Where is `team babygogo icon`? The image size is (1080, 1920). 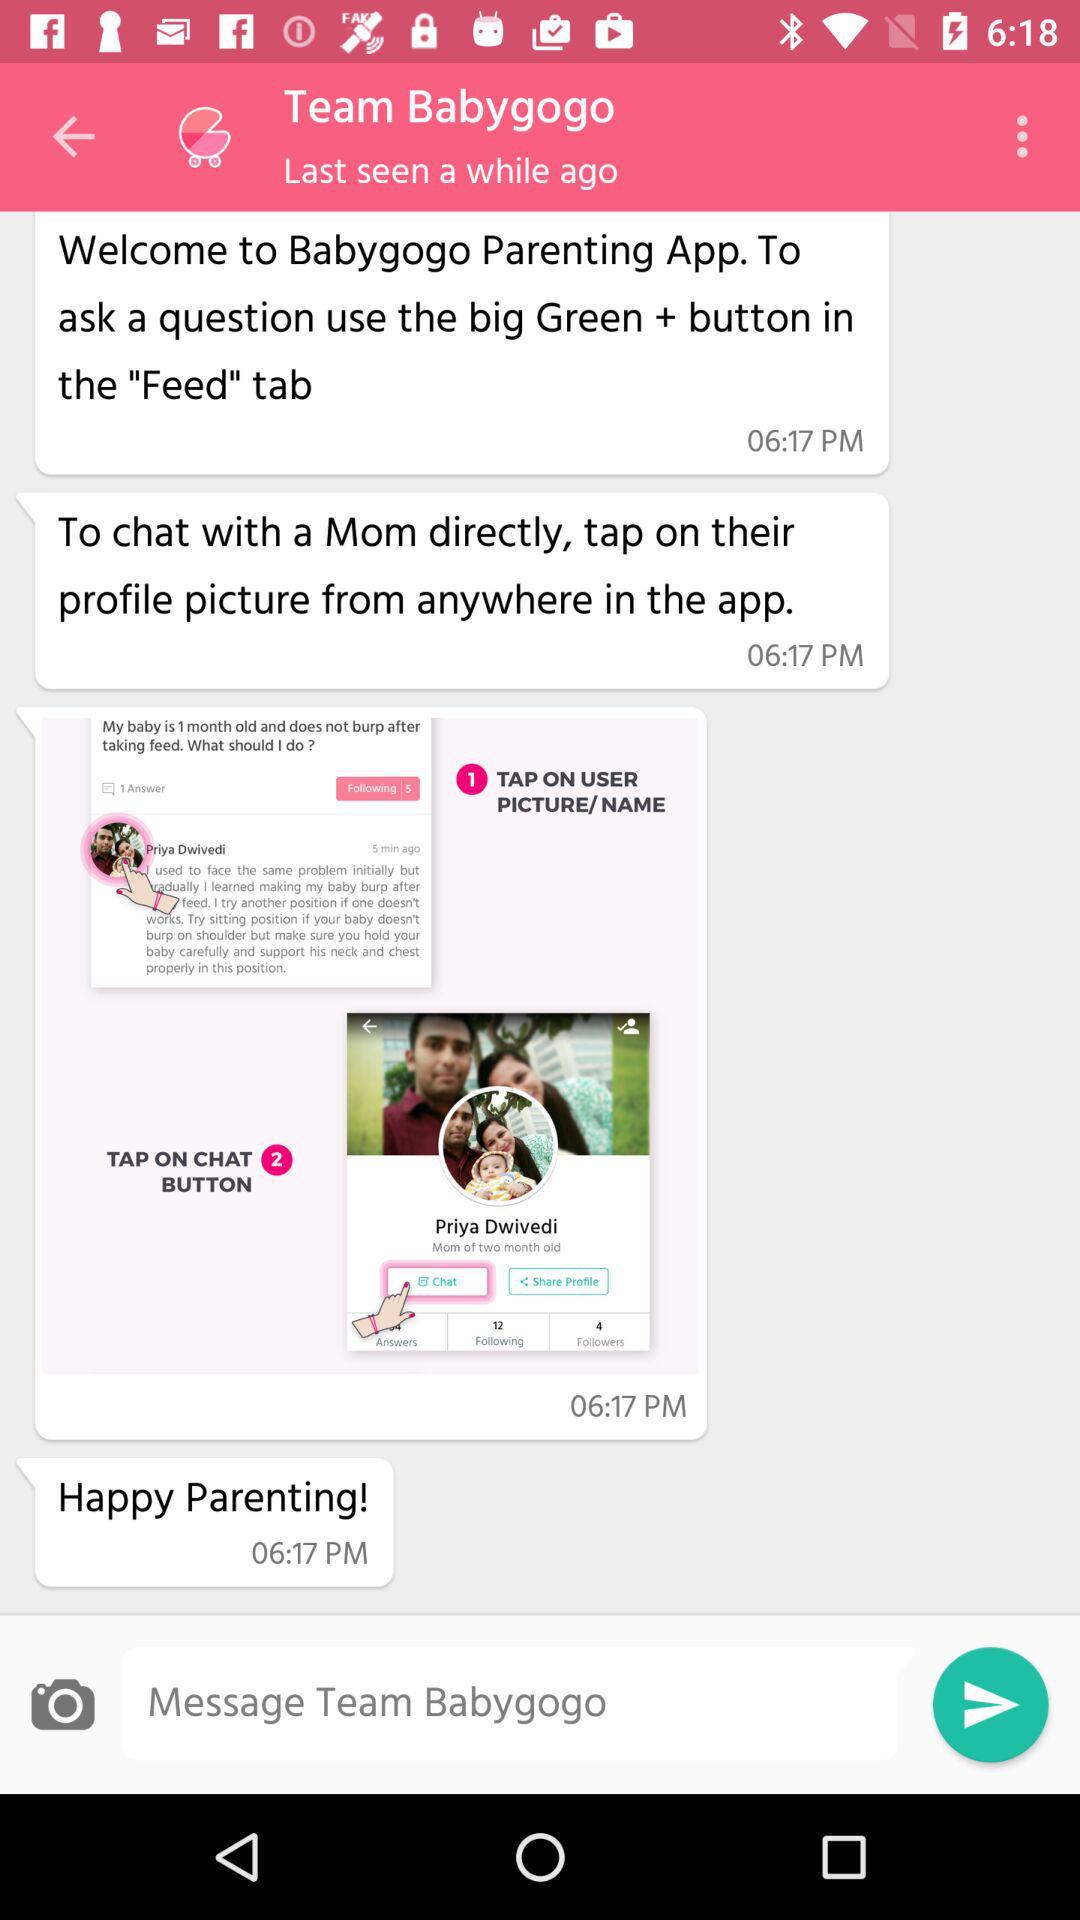
team babygogo icon is located at coordinates (448, 108).